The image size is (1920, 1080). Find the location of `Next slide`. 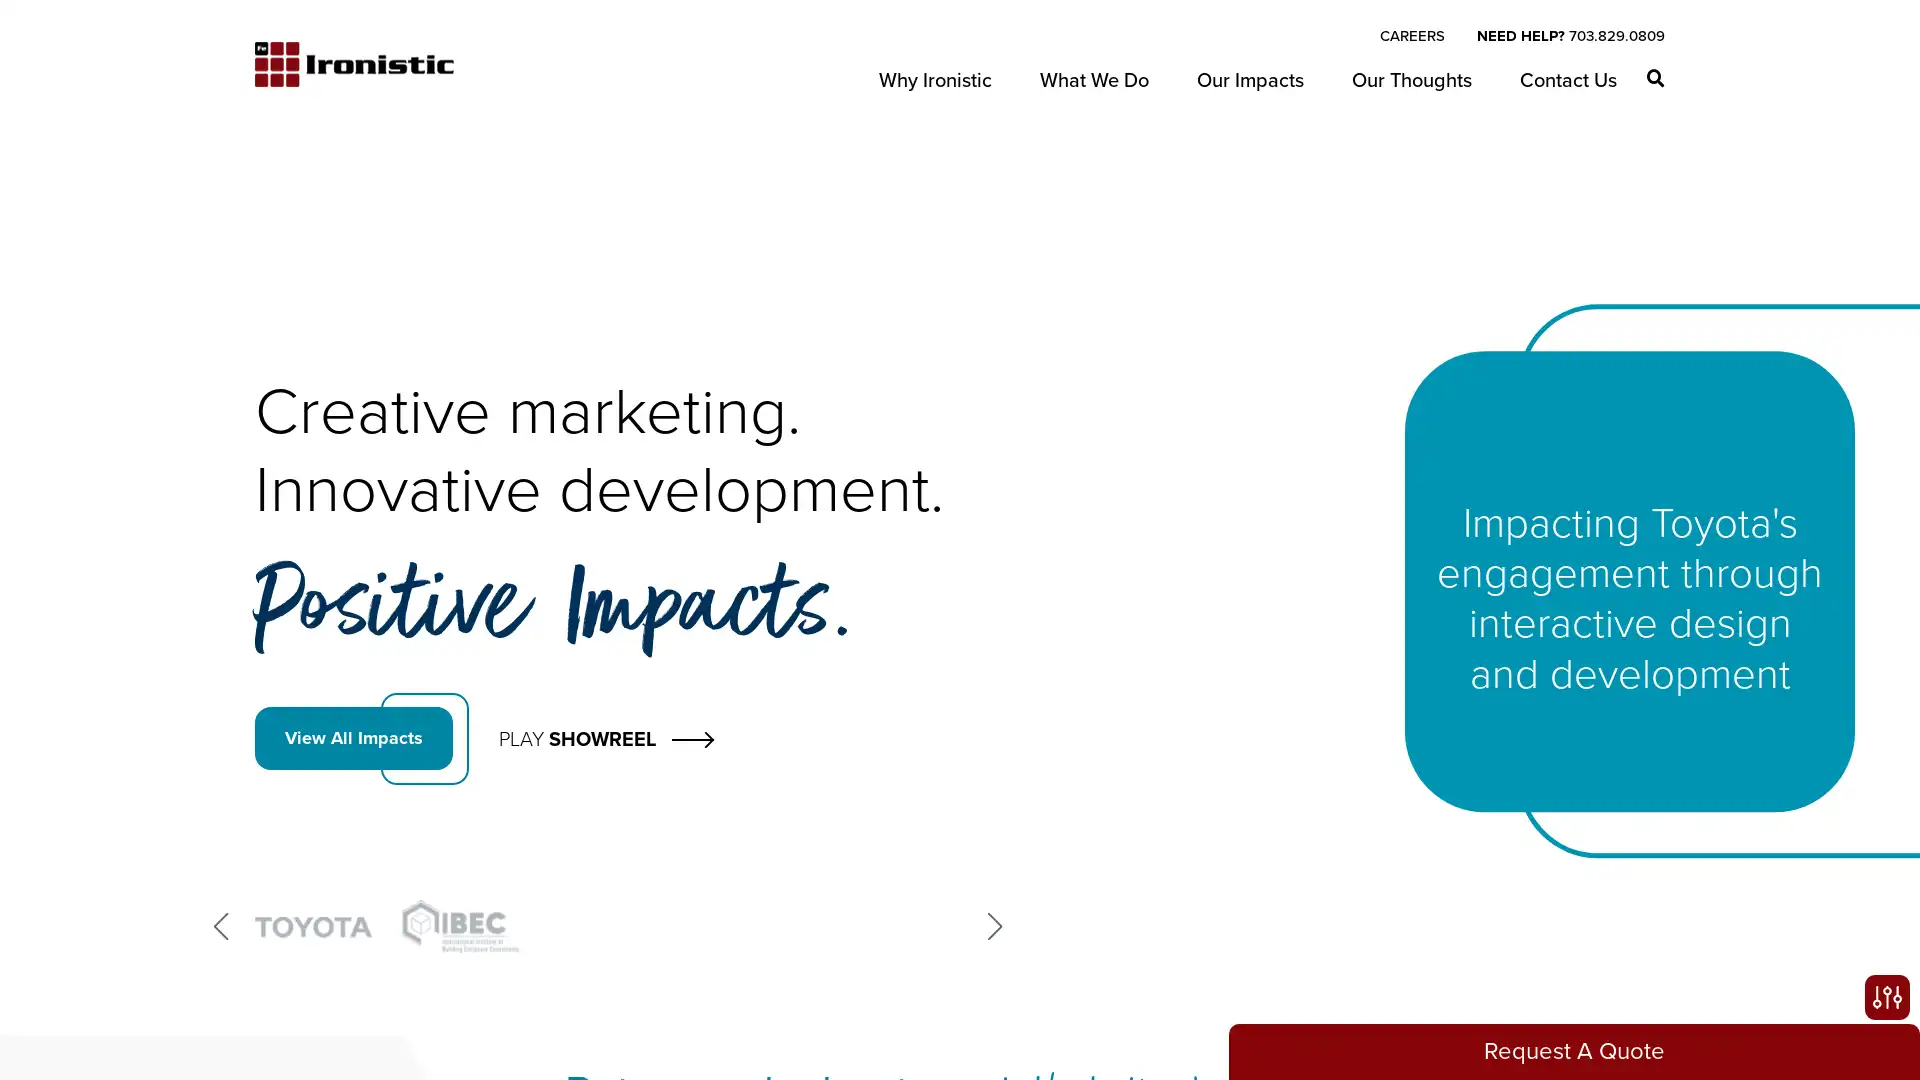

Next slide is located at coordinates (994, 925).